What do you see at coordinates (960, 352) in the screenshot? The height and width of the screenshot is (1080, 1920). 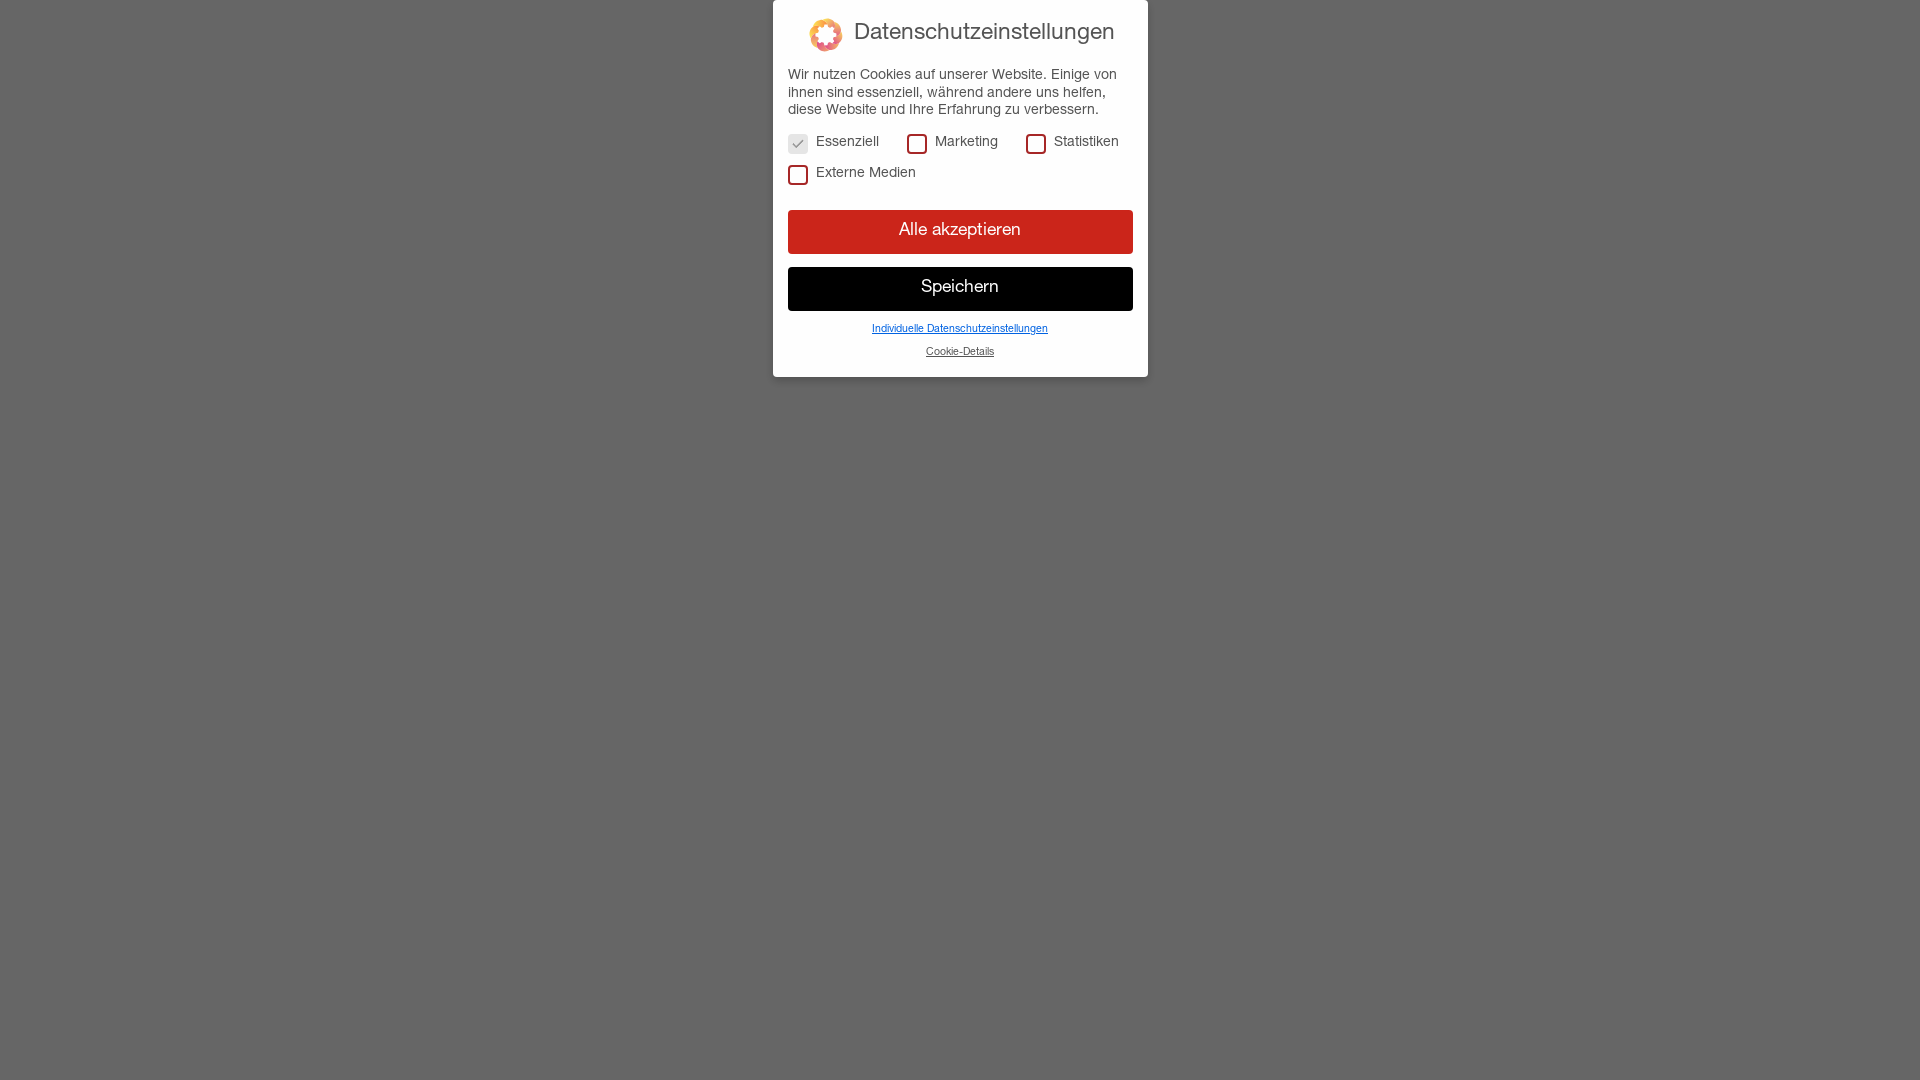 I see `'Cookie-Details'` at bounding box center [960, 352].